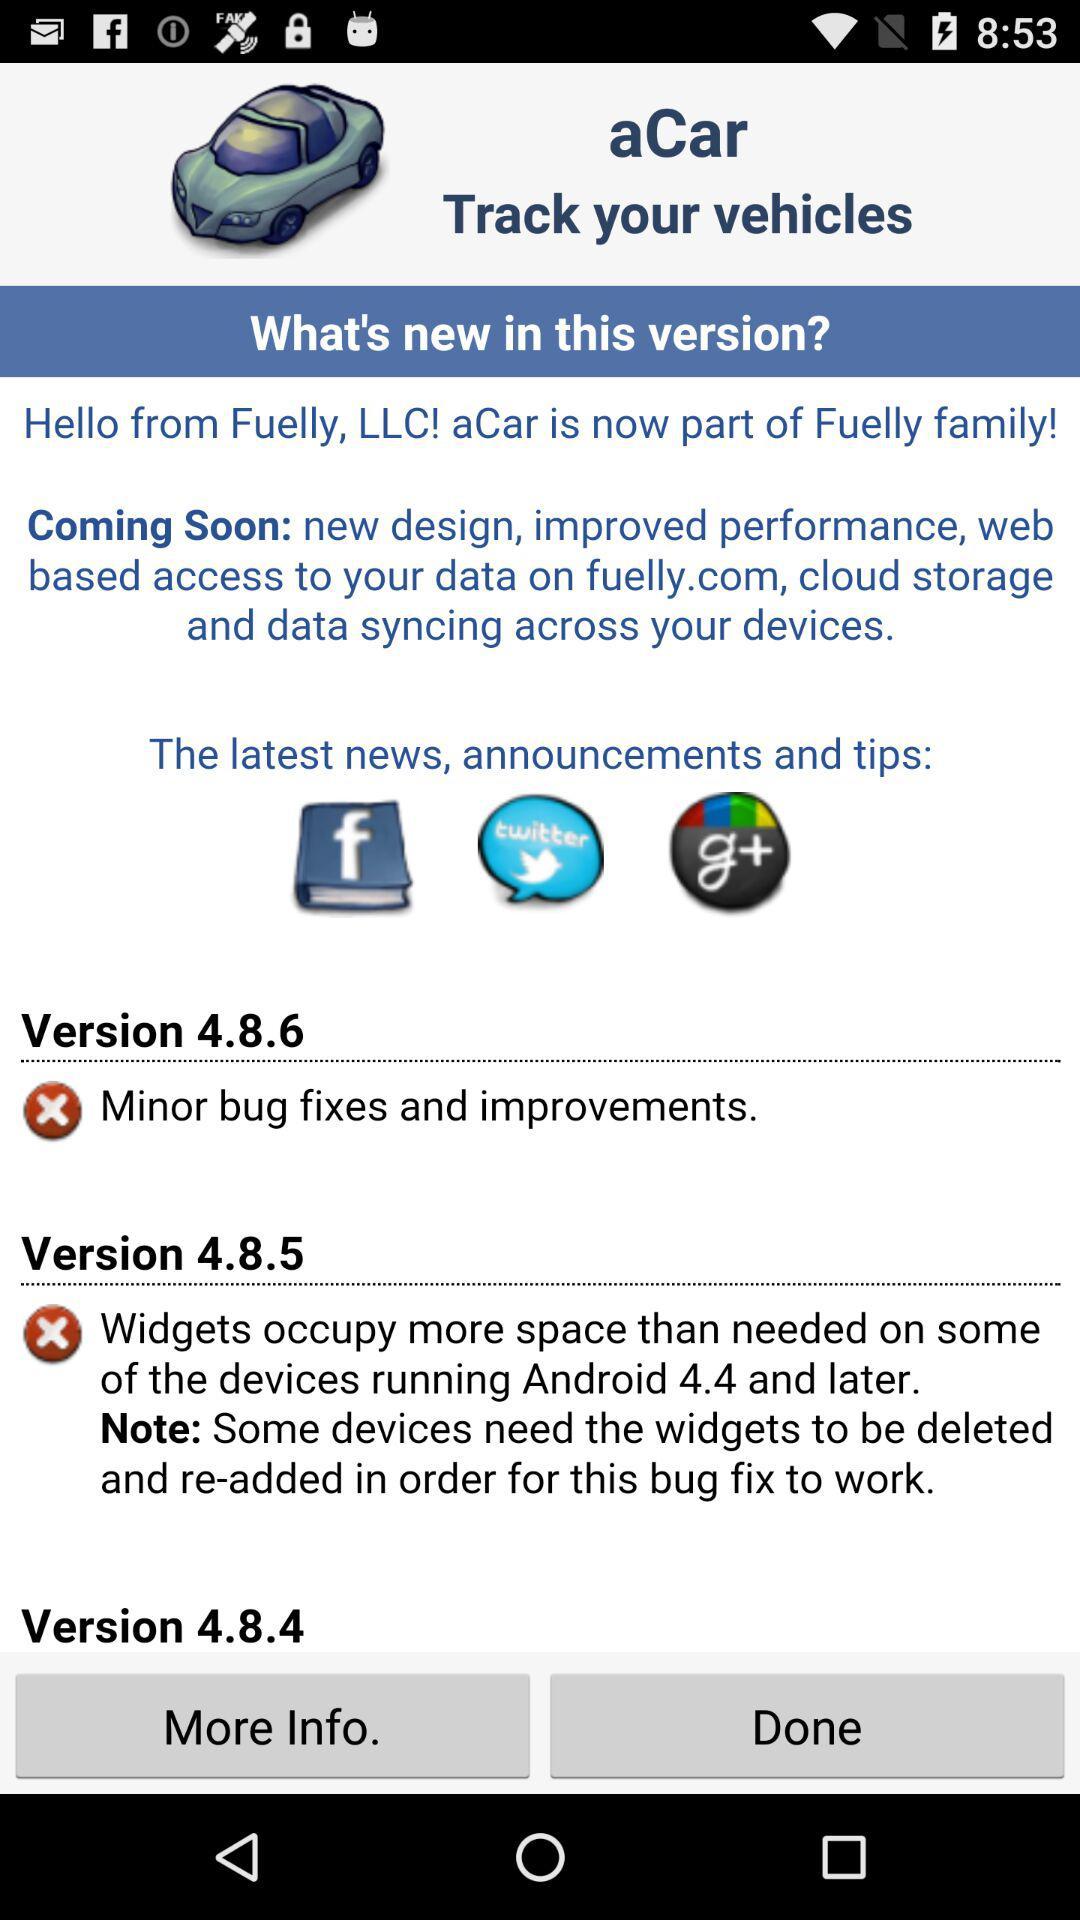 The height and width of the screenshot is (1920, 1080). What do you see at coordinates (540, 1014) in the screenshot?
I see `seeing in the paragraph` at bounding box center [540, 1014].